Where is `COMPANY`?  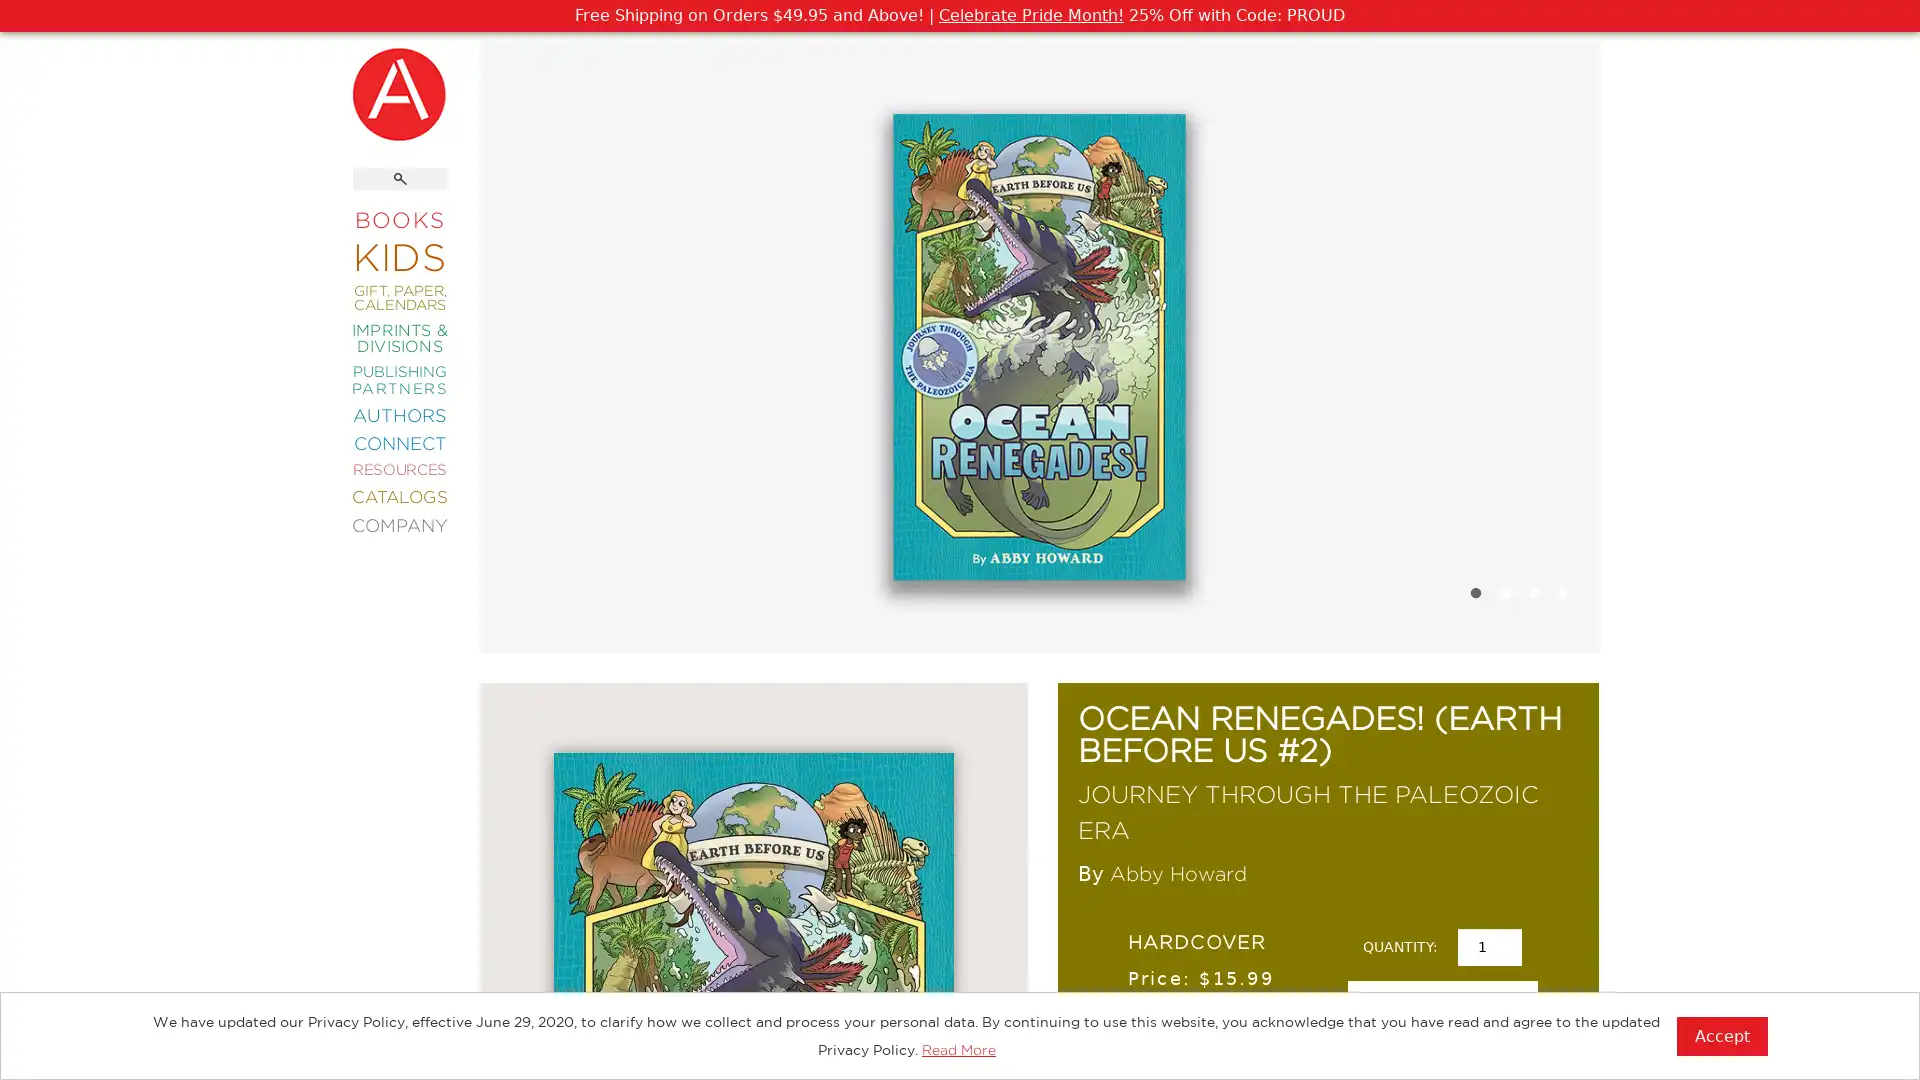 COMPANY is located at coordinates (399, 523).